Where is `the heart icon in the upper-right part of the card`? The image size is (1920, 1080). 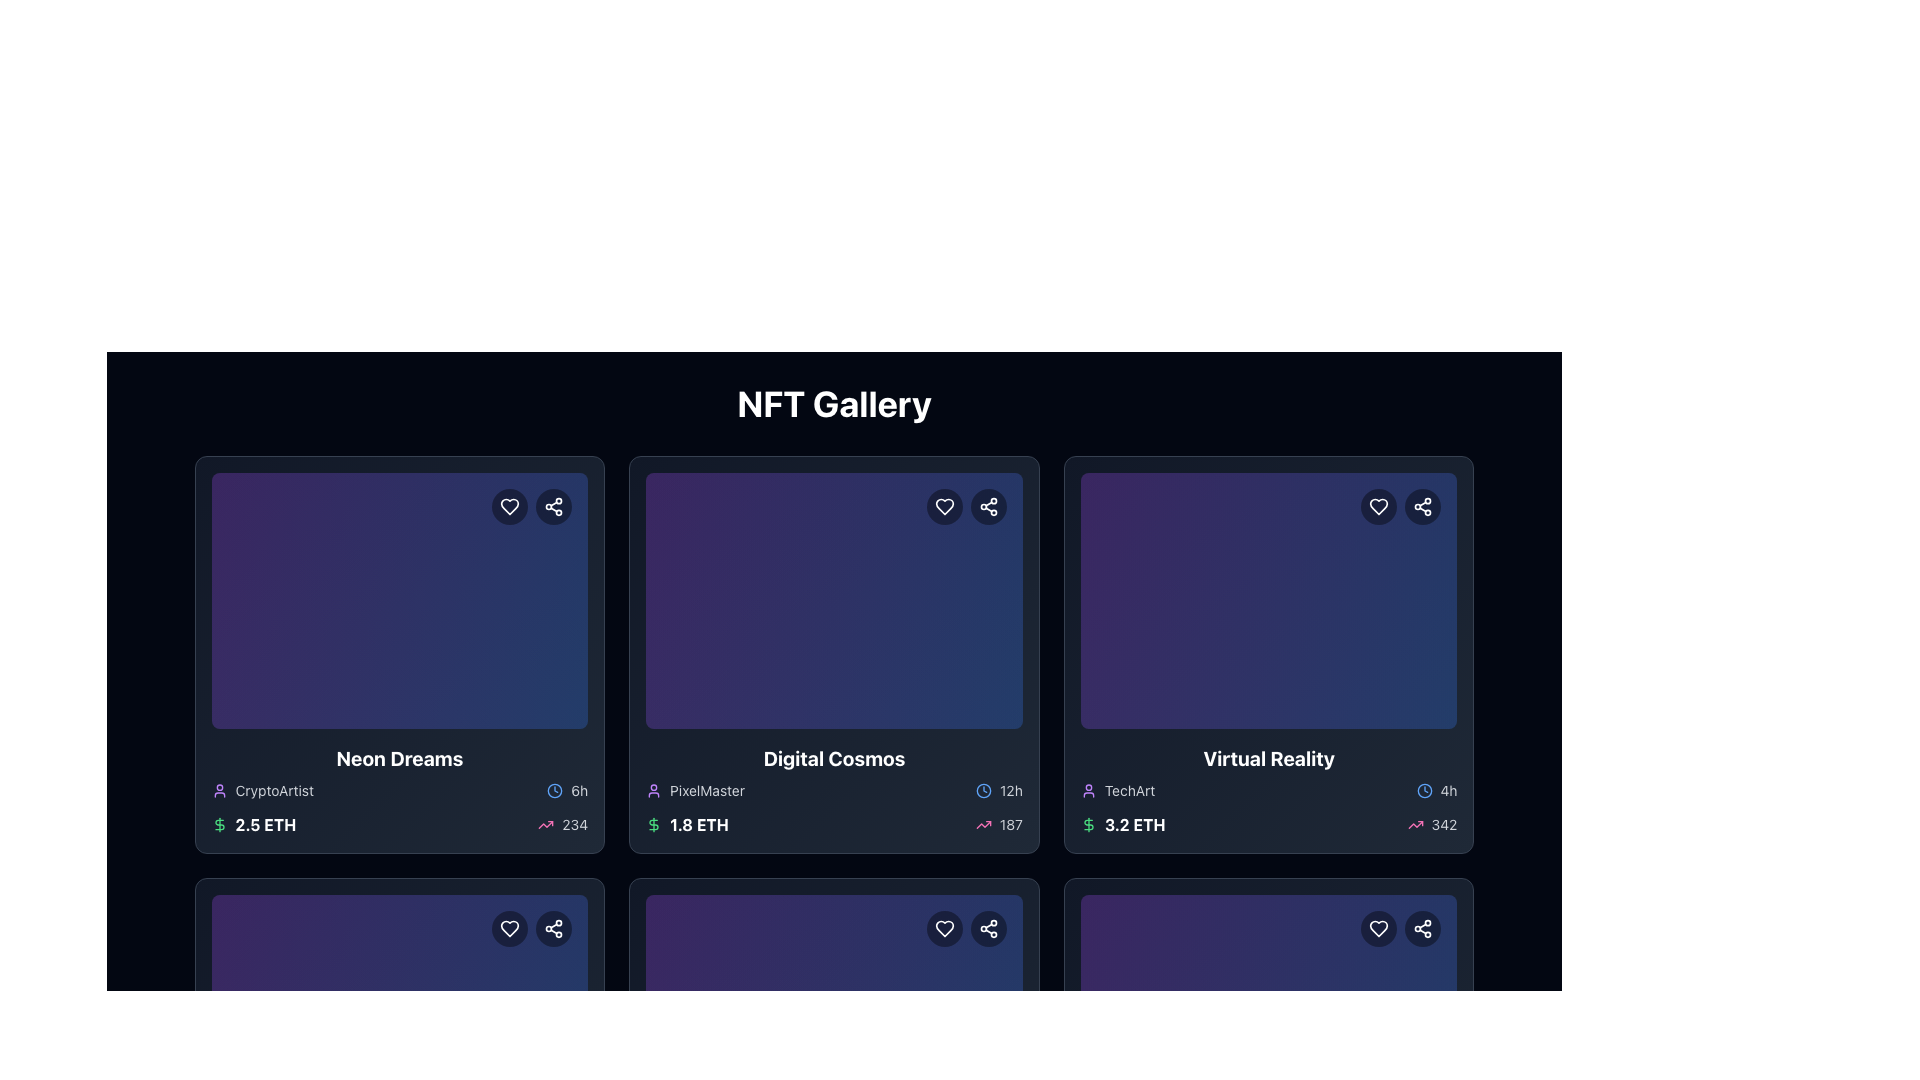
the heart icon in the upper-right part of the card is located at coordinates (966, 505).